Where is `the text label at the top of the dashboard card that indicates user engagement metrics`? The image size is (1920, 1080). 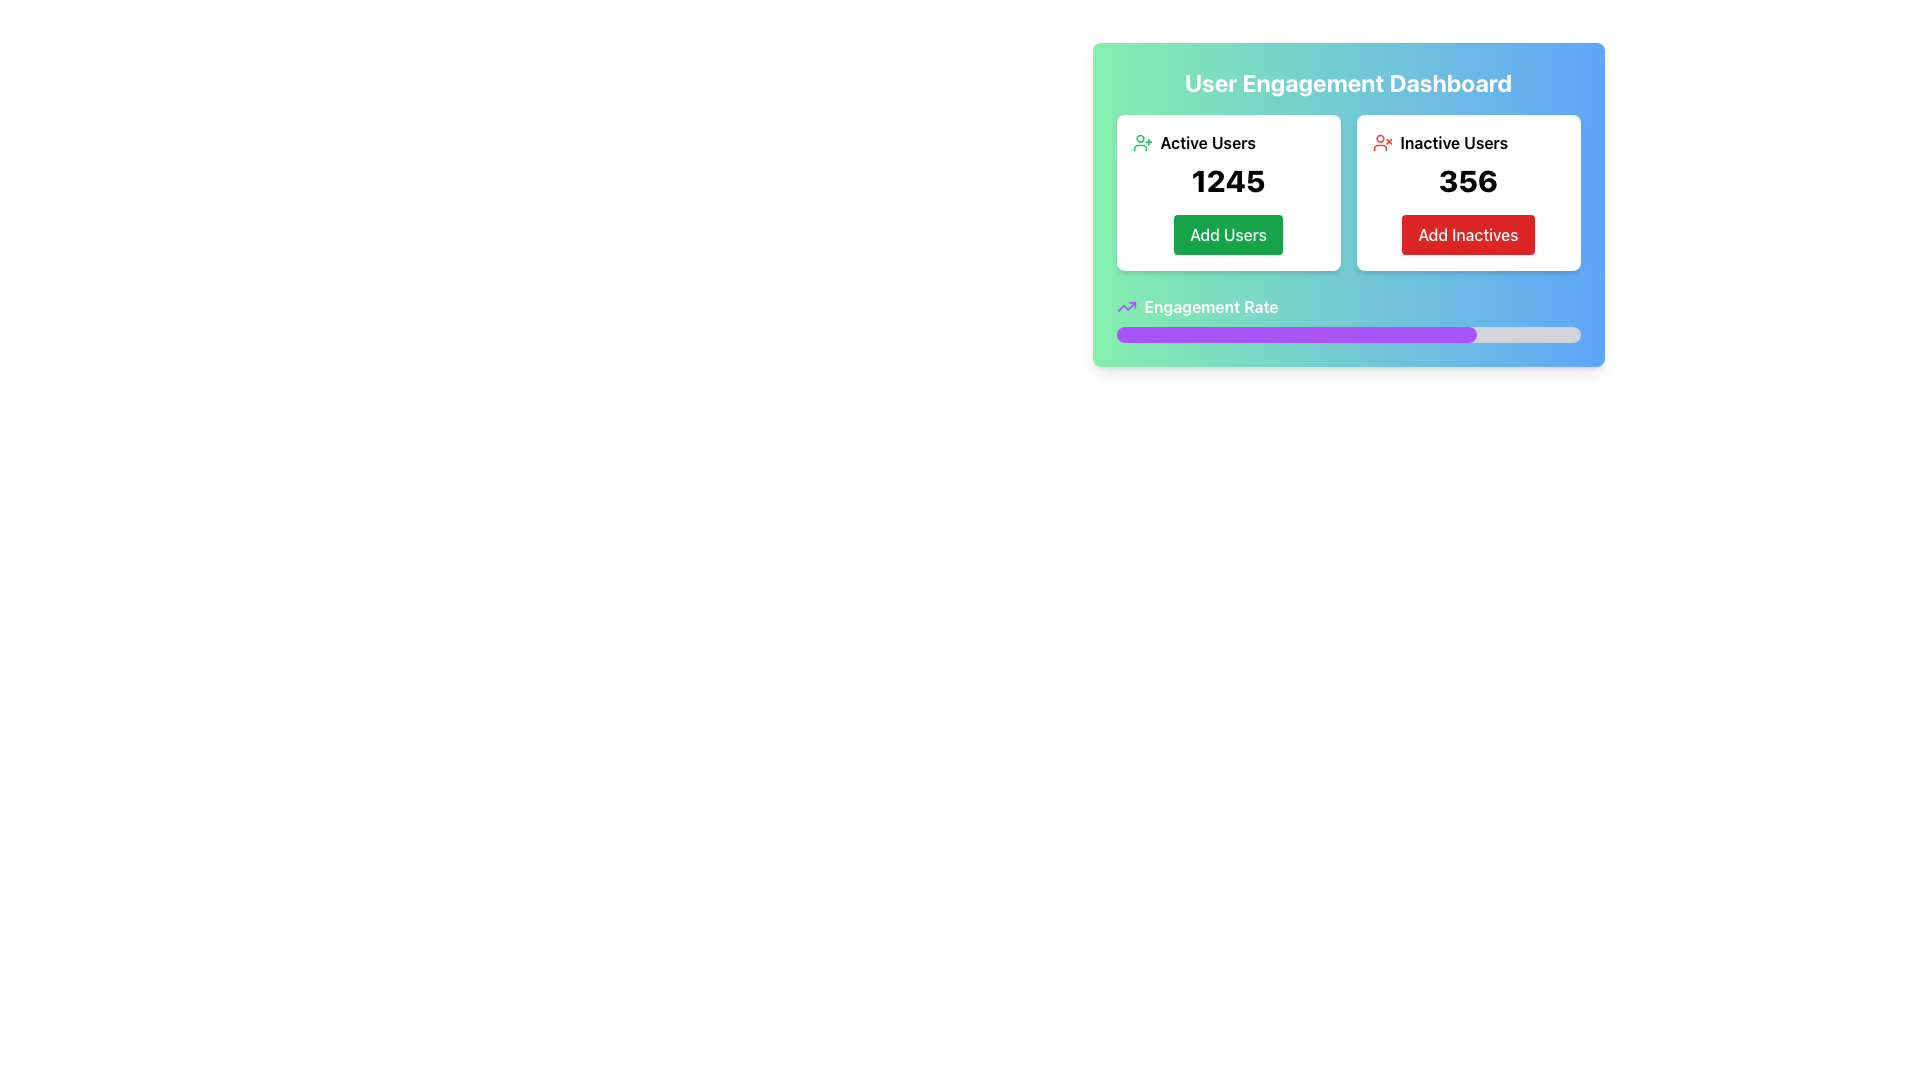
the text label at the top of the dashboard card that indicates user engagement metrics is located at coordinates (1348, 82).